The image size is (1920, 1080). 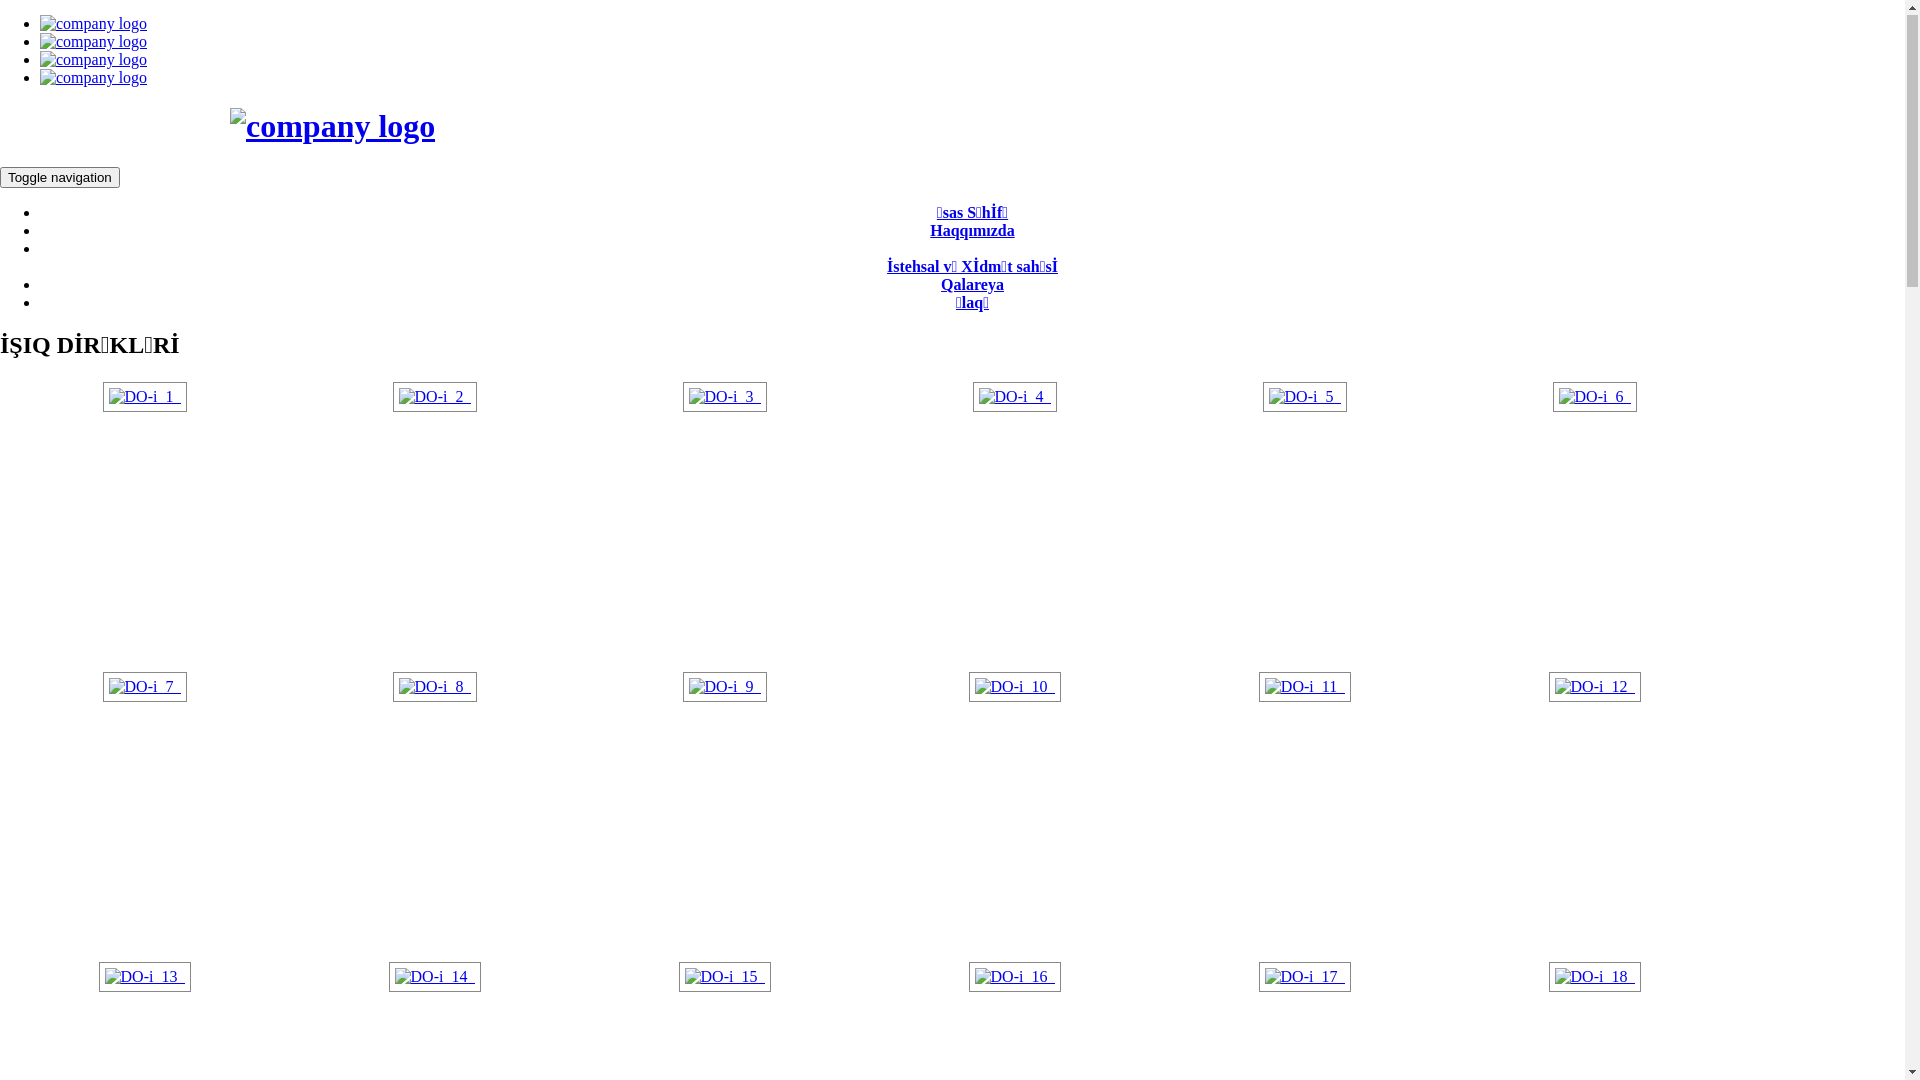 I want to click on 'Toggle navigation', so click(x=59, y=177).